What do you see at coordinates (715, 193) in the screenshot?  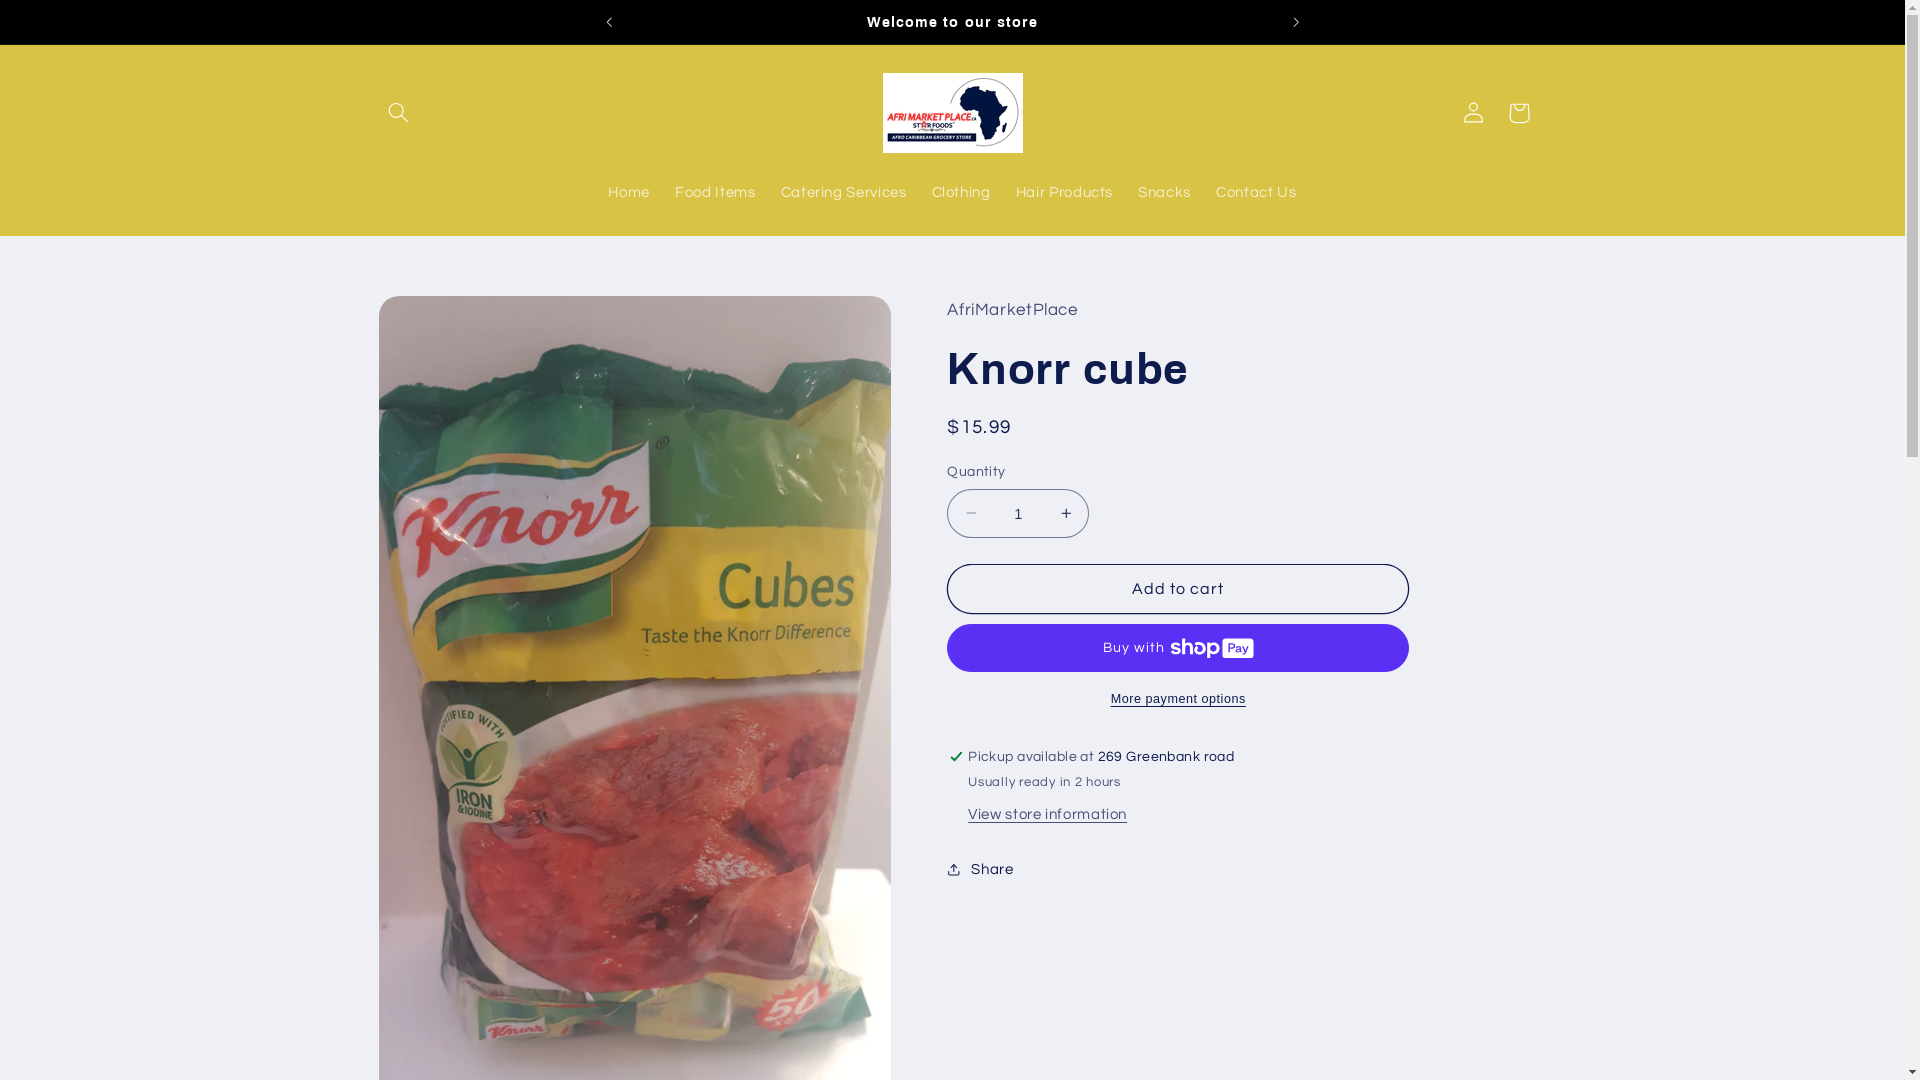 I see `'Food Items'` at bounding box center [715, 193].